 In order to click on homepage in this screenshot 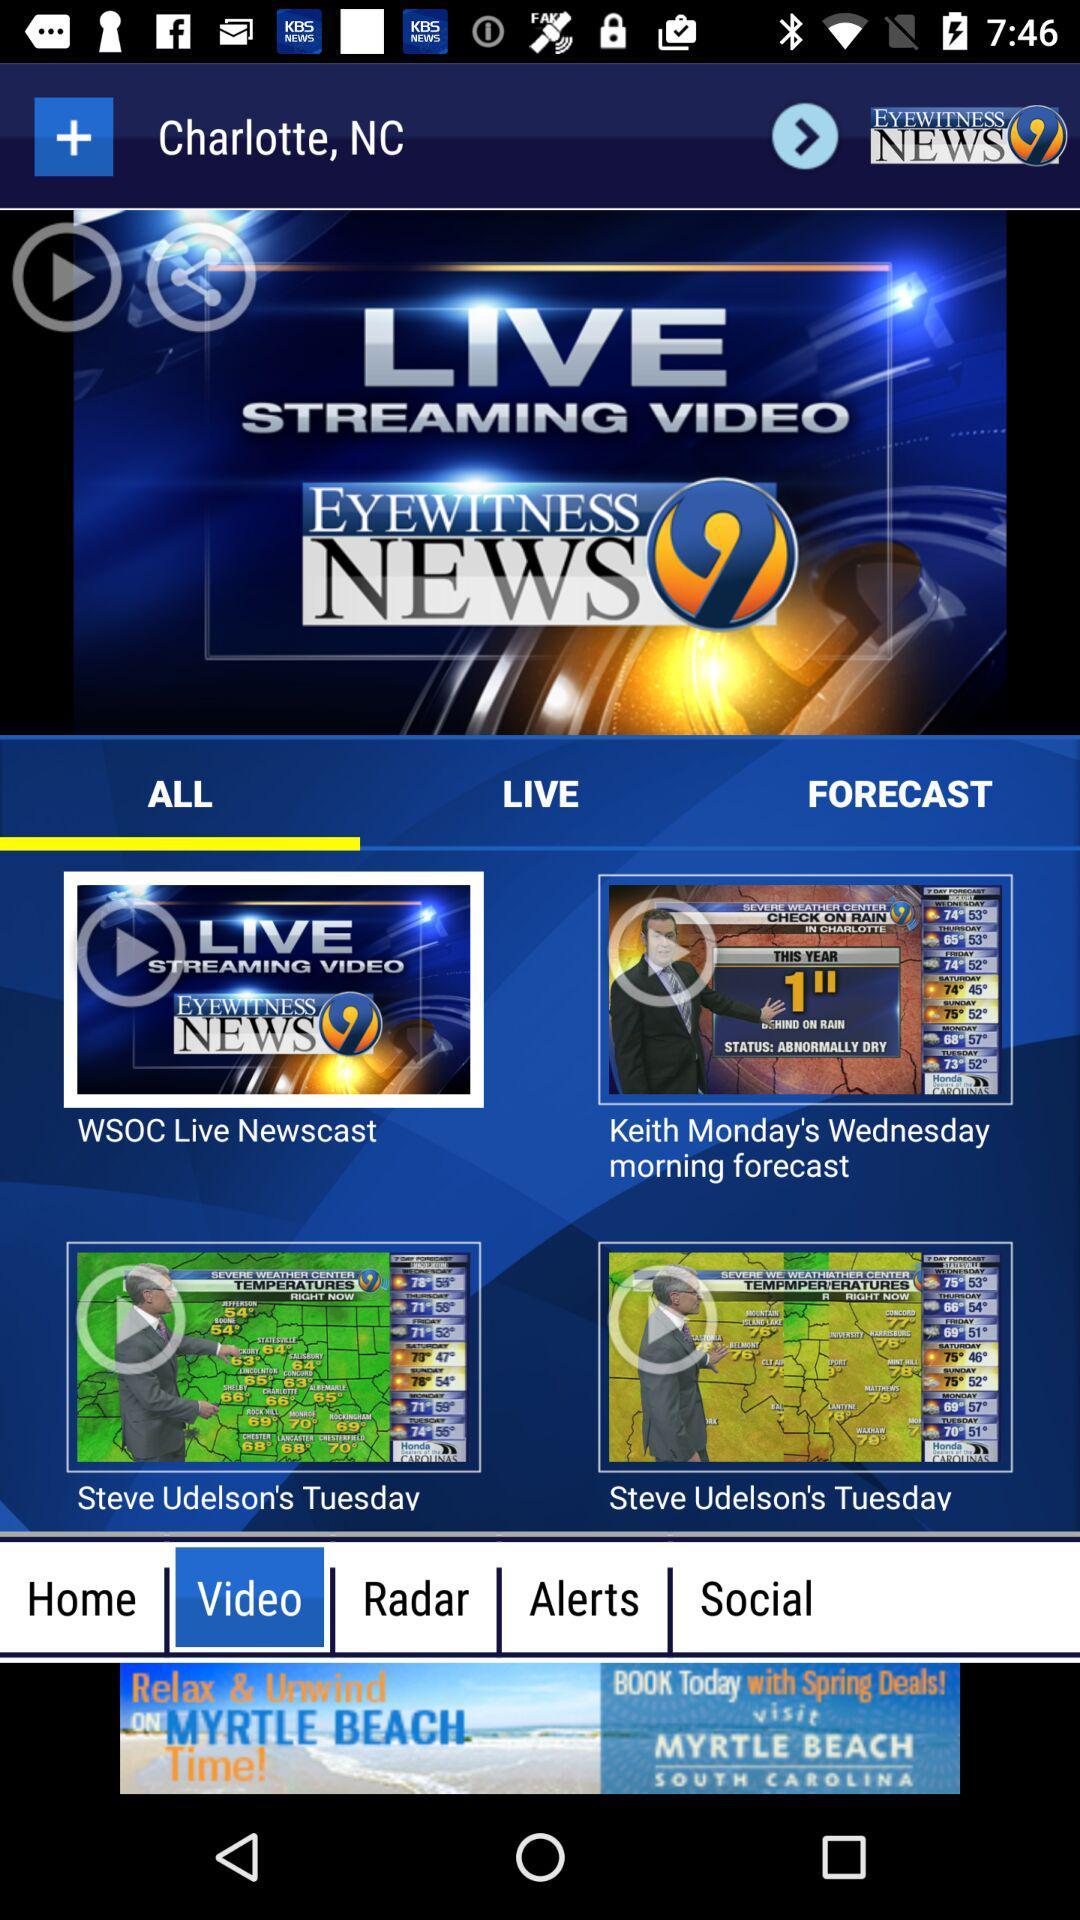, I will do `click(967, 135)`.